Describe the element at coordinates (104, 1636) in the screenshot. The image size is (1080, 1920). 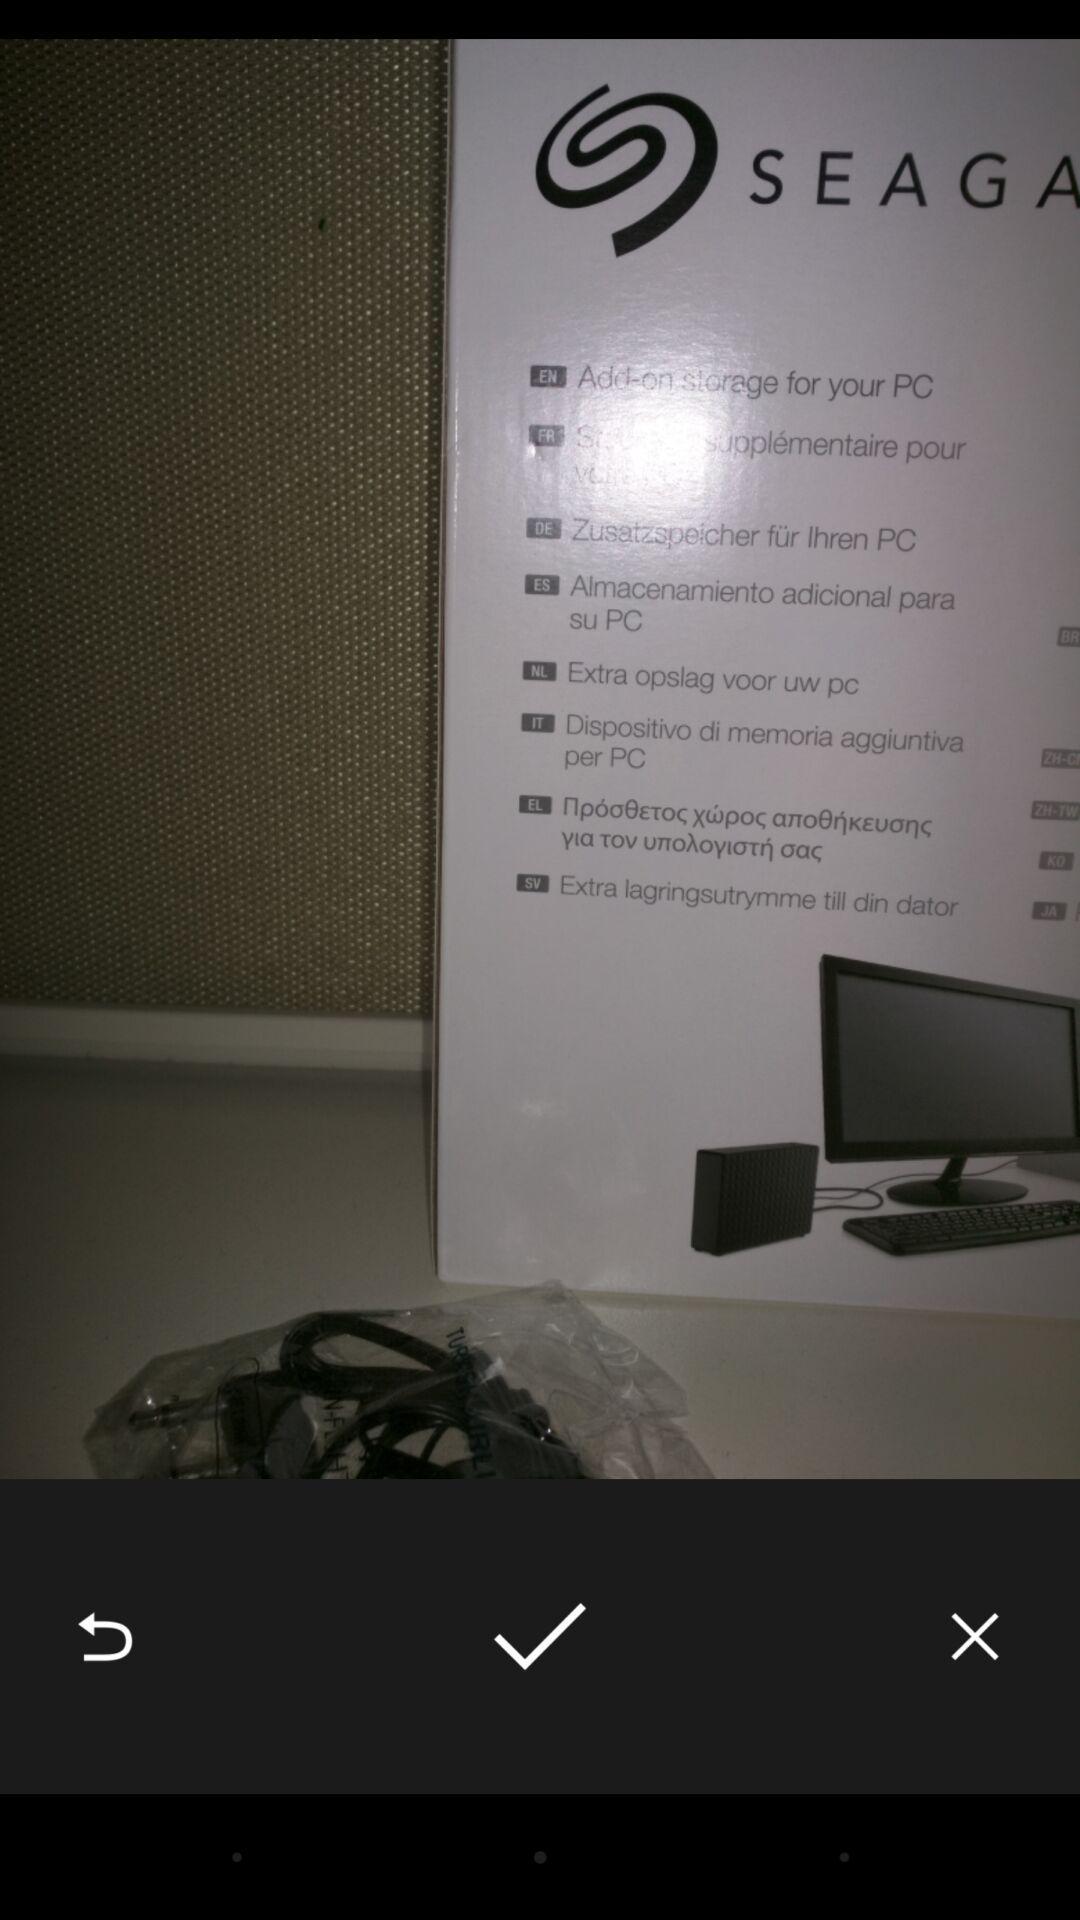
I see `icon at the bottom left corner` at that location.